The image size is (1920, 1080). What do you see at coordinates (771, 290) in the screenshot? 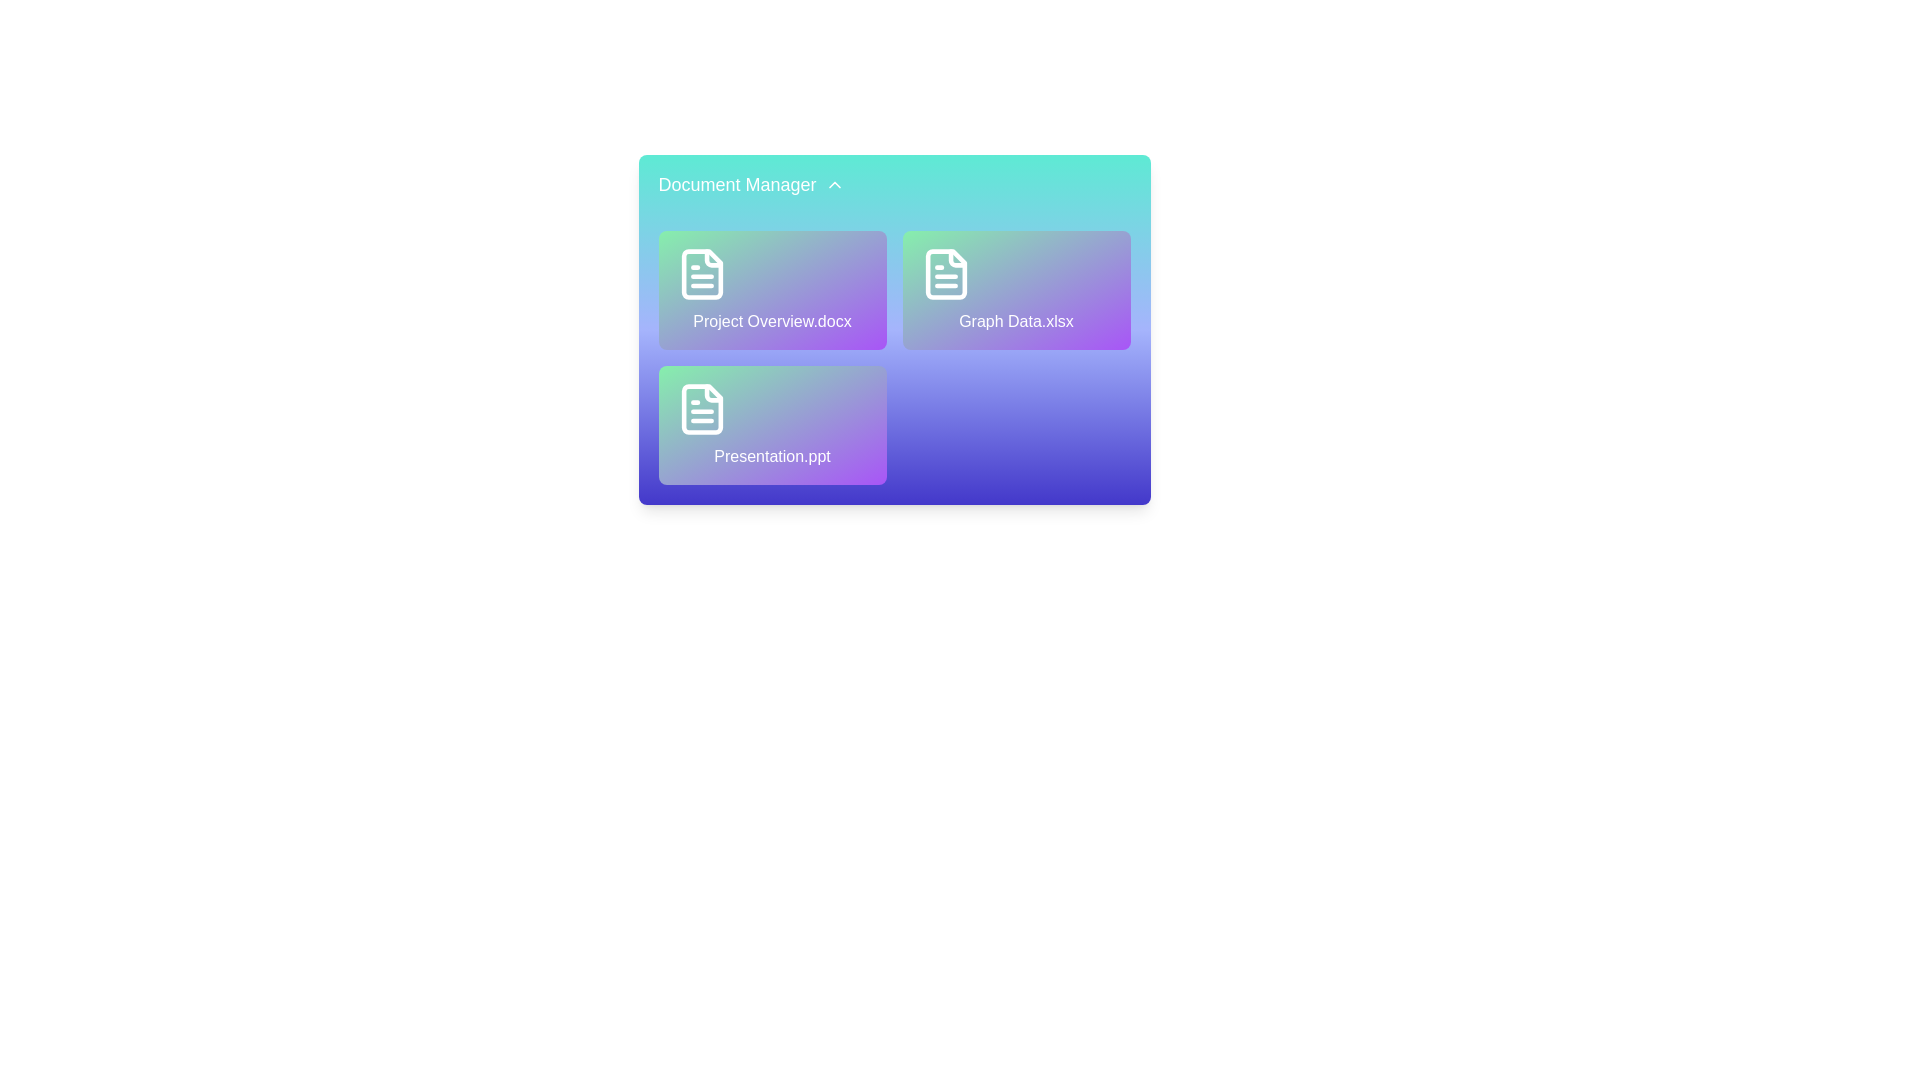
I see `the file Project Overview.docx to observe hover effects` at bounding box center [771, 290].